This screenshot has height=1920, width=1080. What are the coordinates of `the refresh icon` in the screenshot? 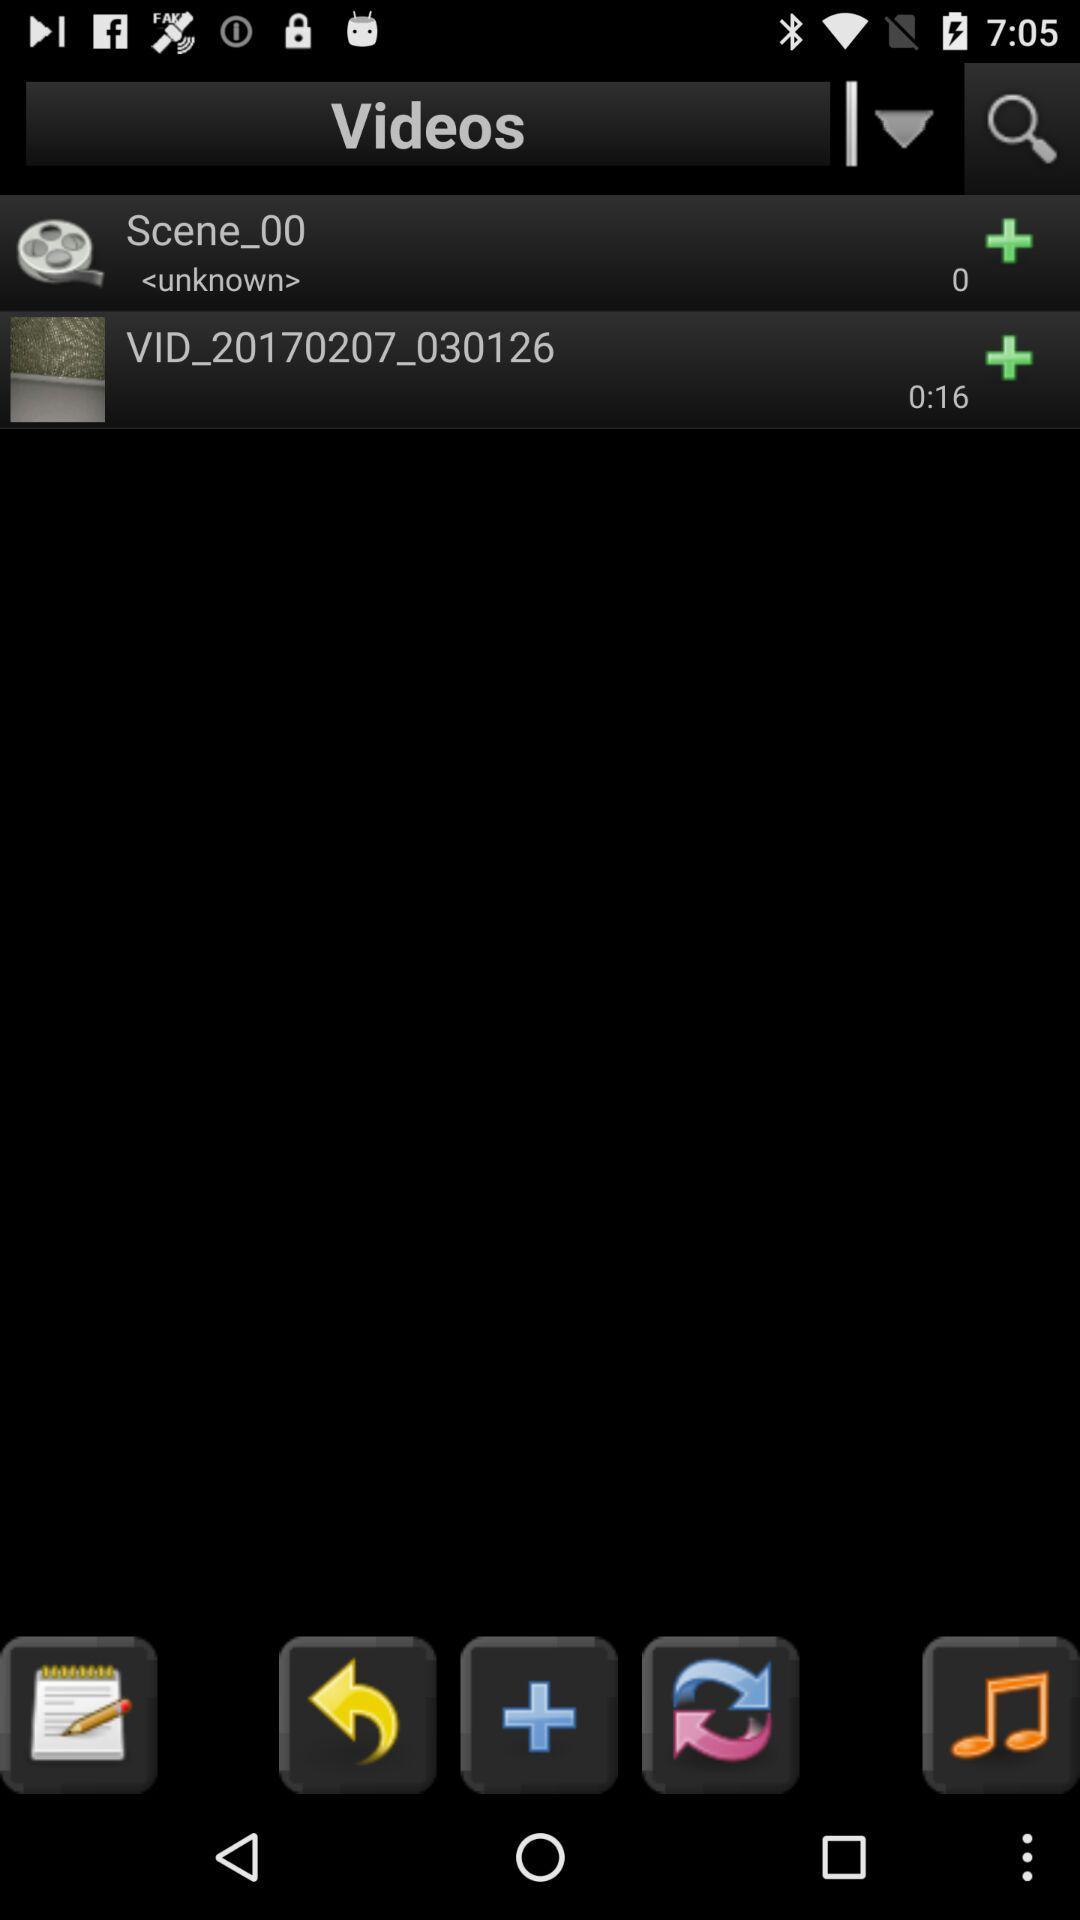 It's located at (720, 1835).